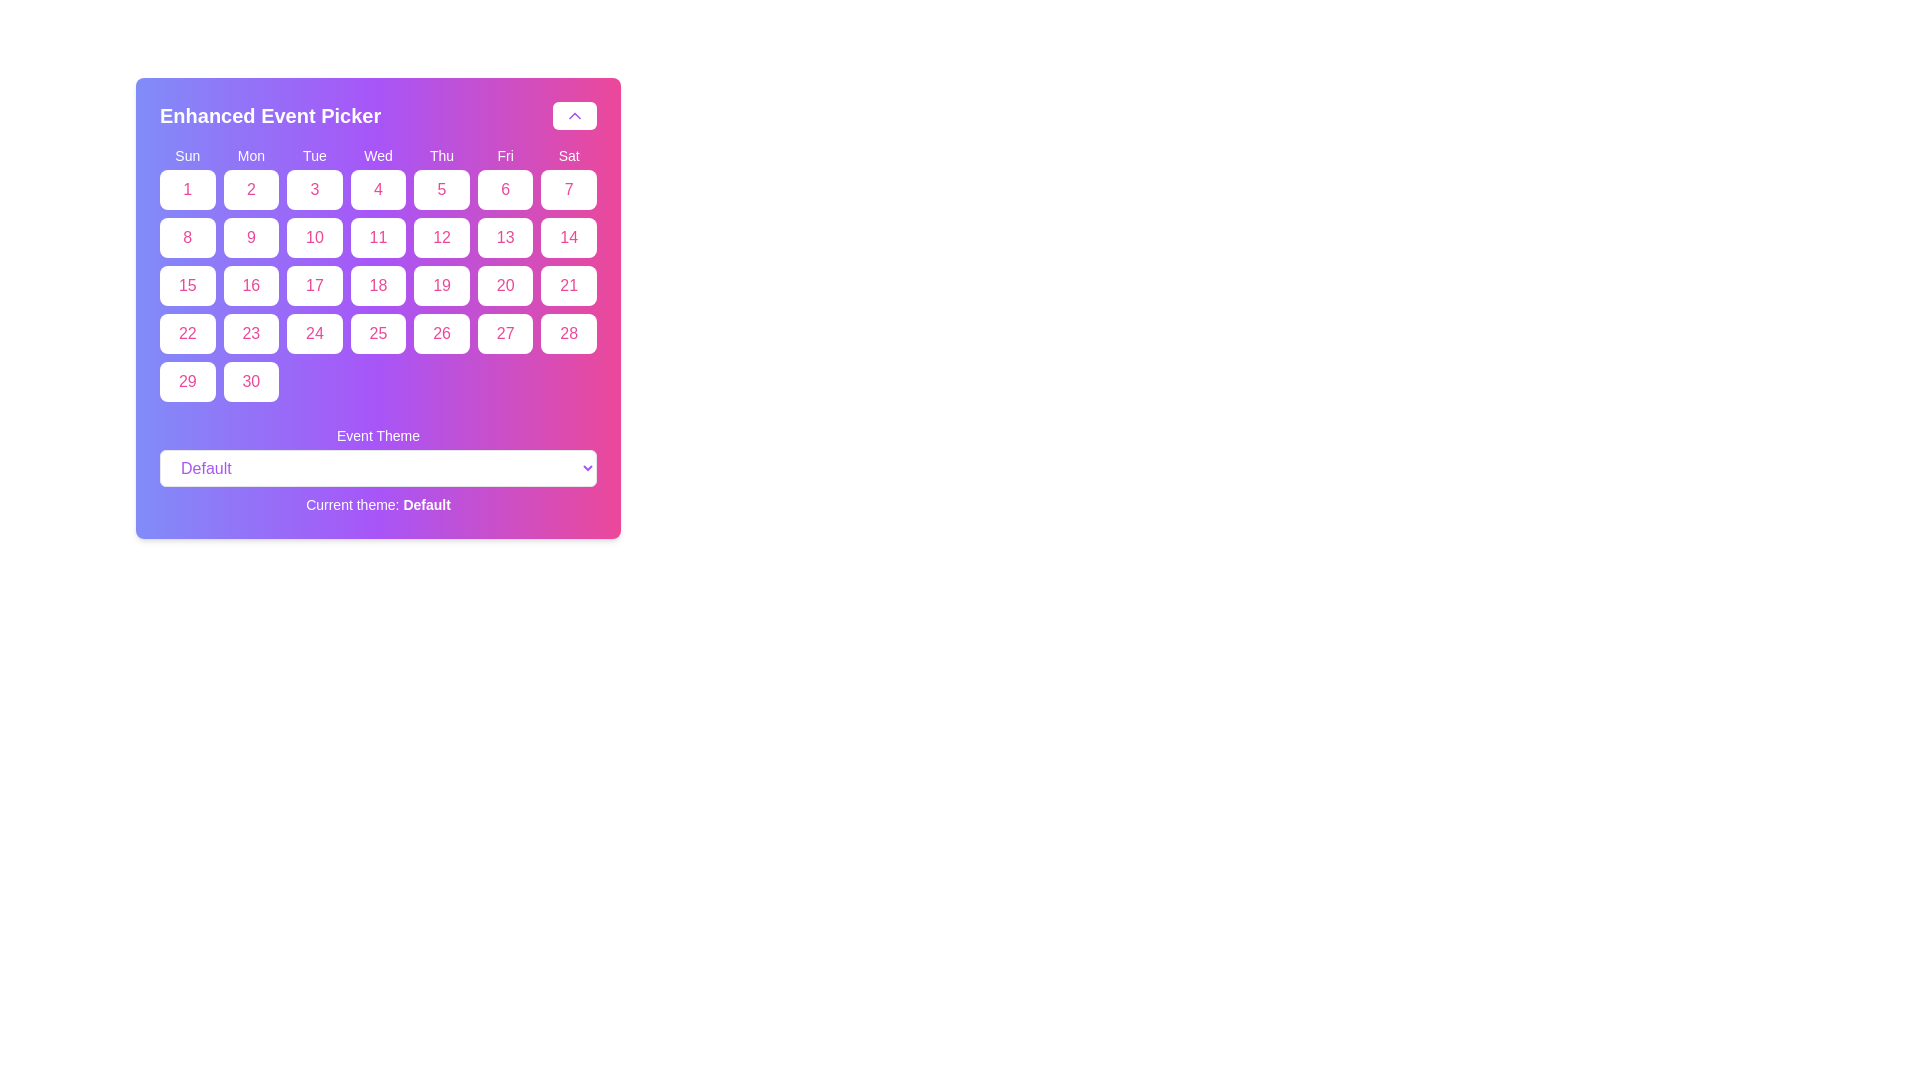  Describe the element at coordinates (568, 154) in the screenshot. I see `the 'Sat' label, which is the last item in the row of day labels, styled with white text on a vibrant gradient background` at that location.